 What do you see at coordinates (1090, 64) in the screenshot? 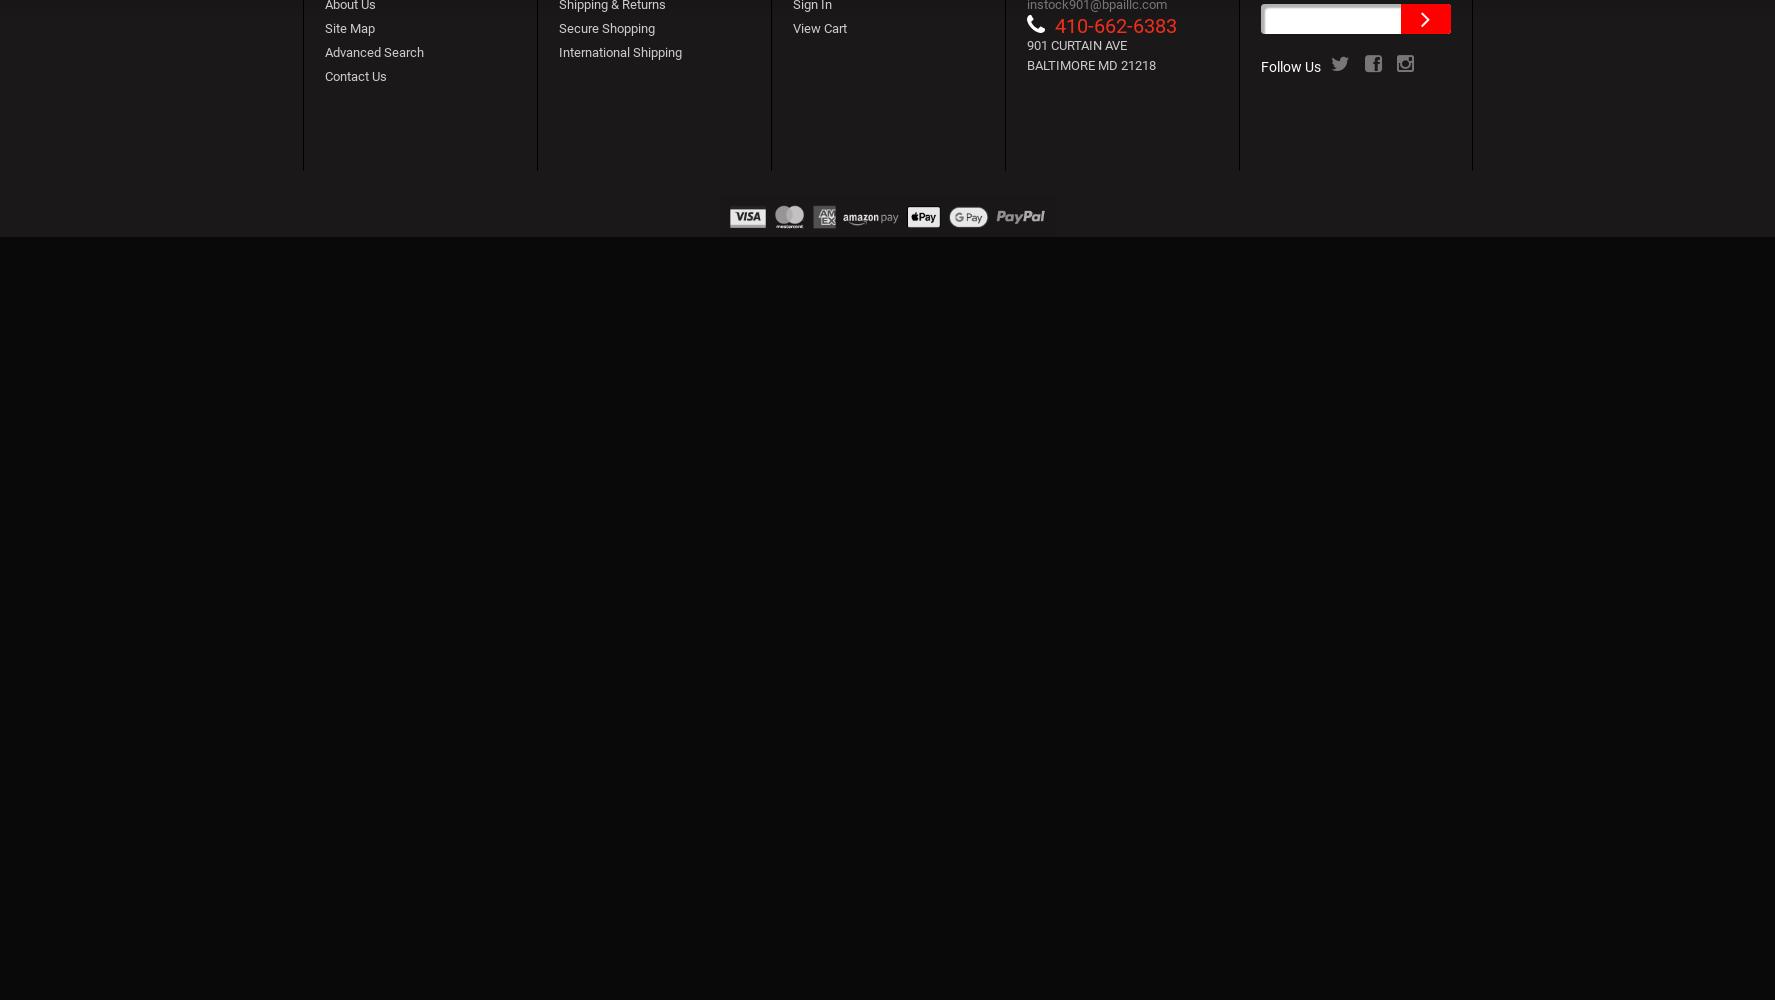
I see `'BALTIMORE MD 21218'` at bounding box center [1090, 64].